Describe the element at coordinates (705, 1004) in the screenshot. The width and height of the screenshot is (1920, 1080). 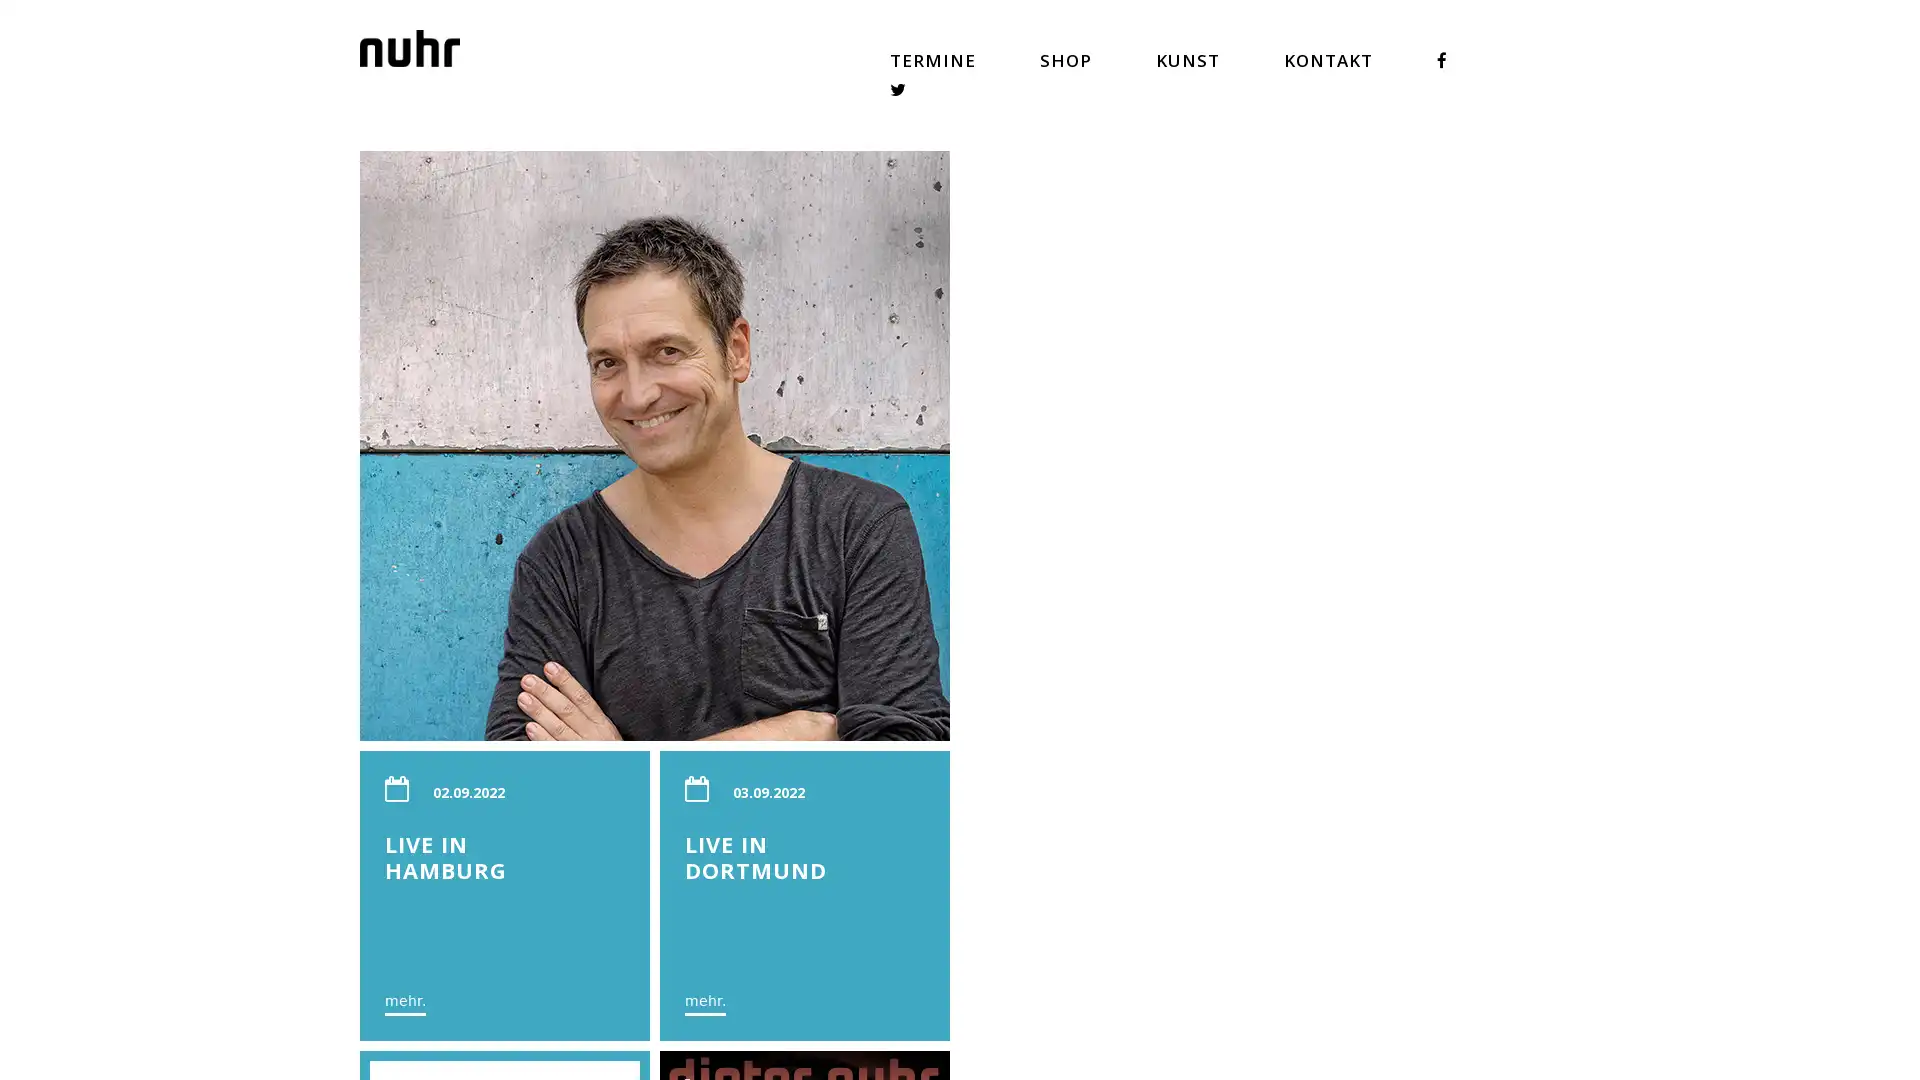
I see `mehr.` at that location.